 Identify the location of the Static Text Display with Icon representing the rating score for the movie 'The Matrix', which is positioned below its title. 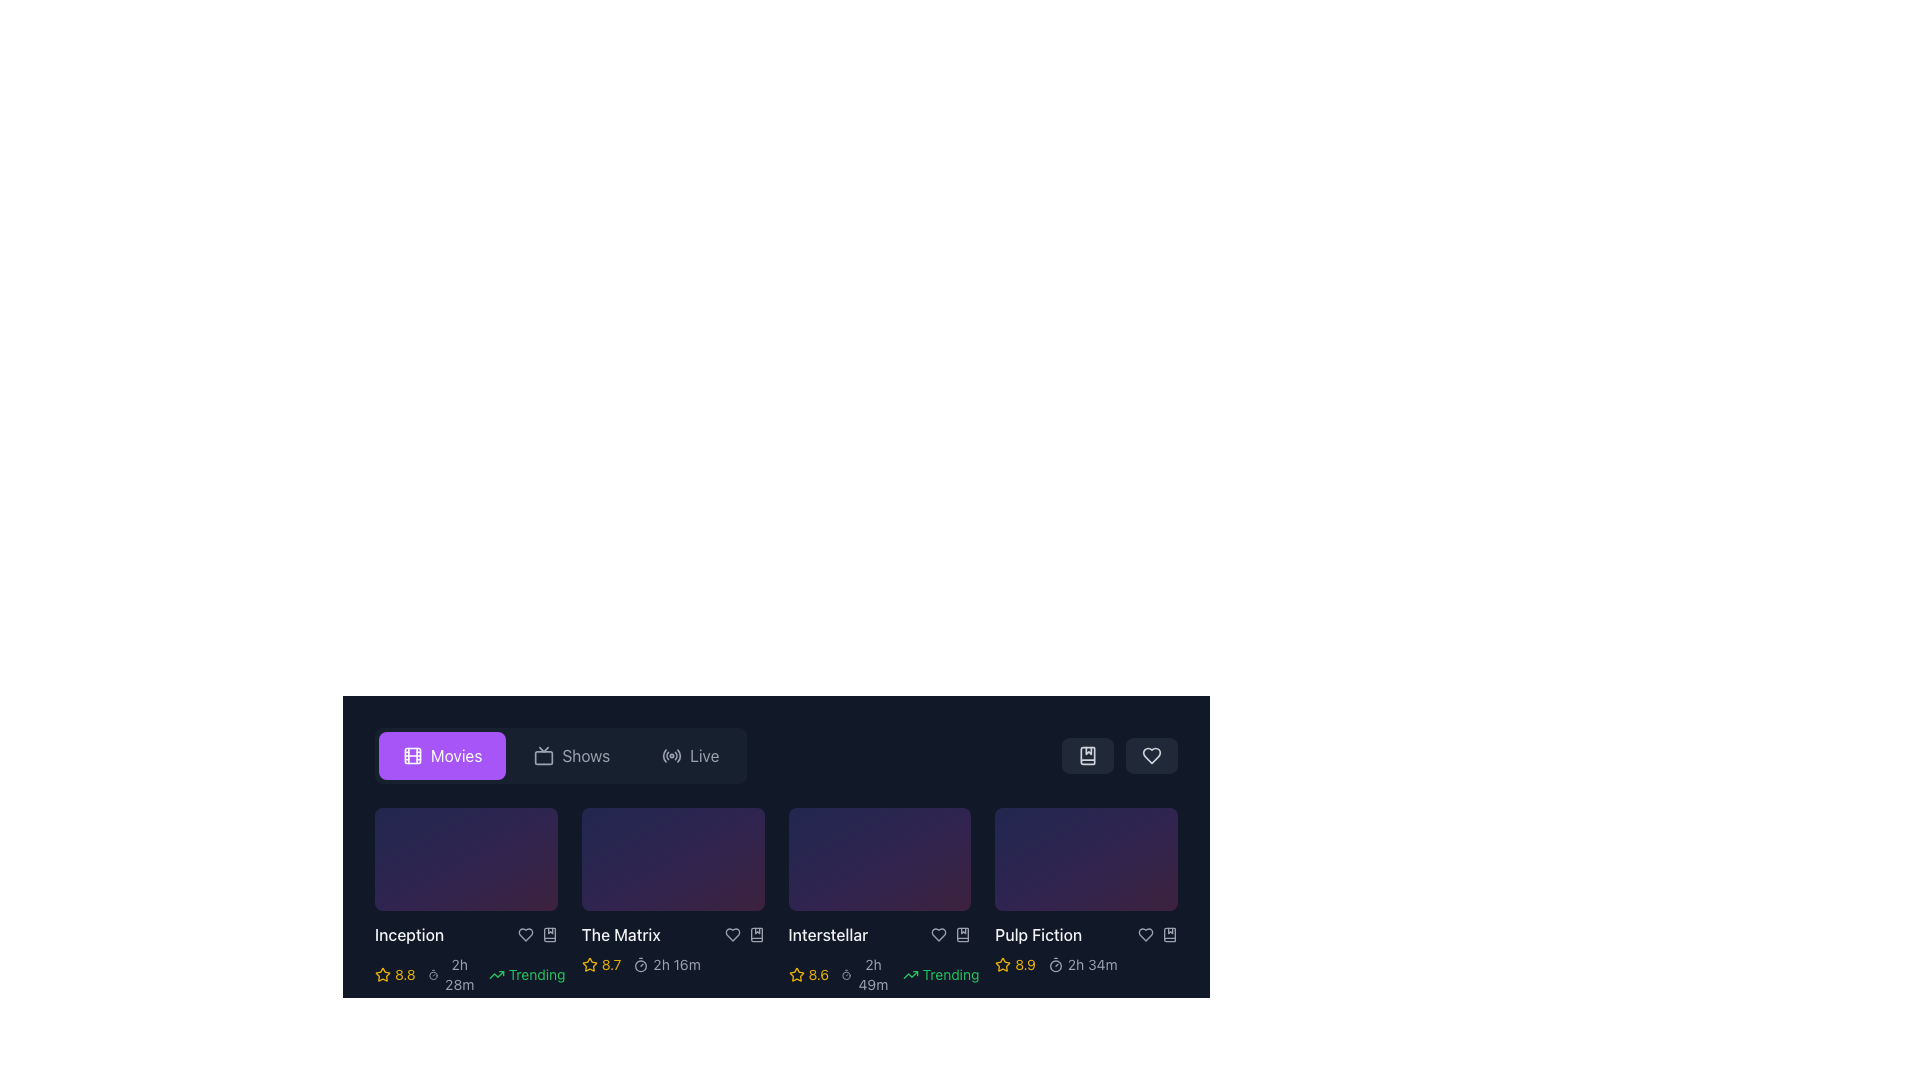
(600, 963).